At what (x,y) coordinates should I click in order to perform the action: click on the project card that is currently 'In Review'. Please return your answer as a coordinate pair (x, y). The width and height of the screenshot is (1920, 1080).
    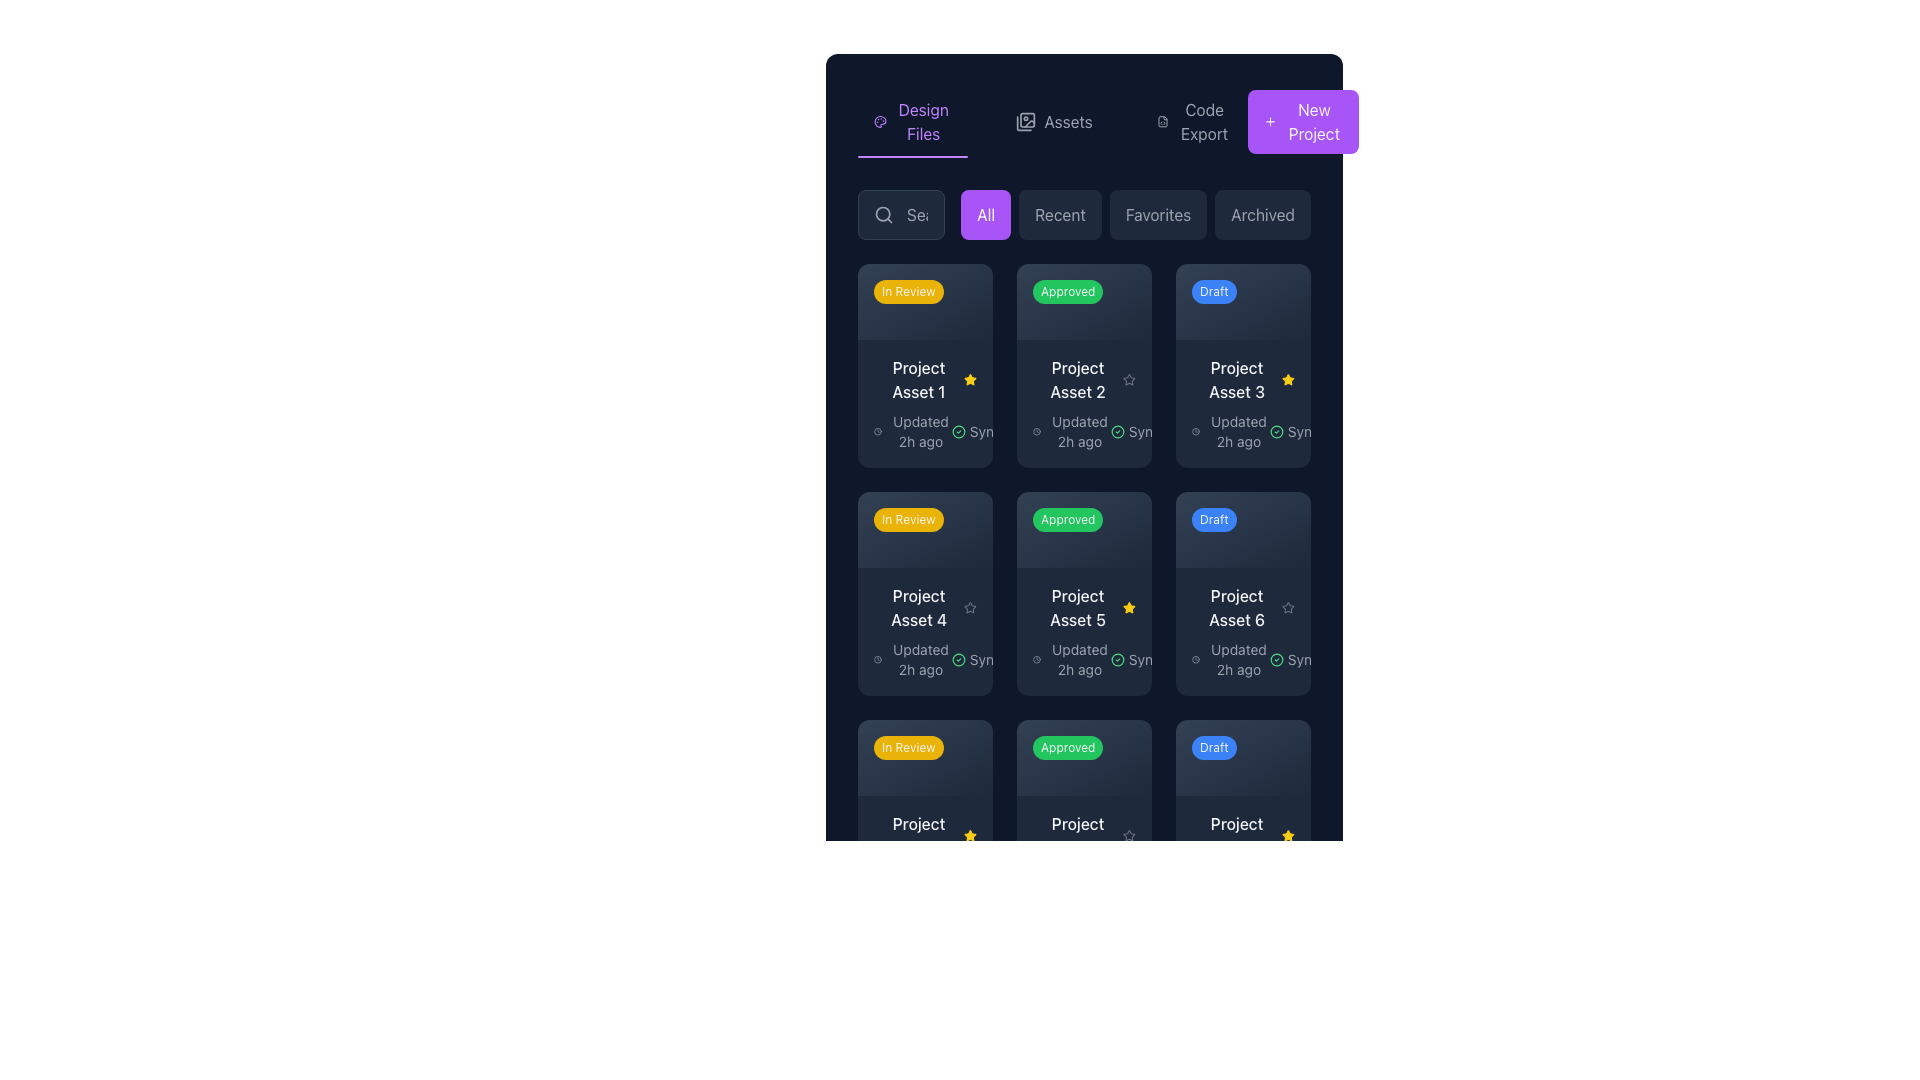
    Looking at the image, I should click on (924, 821).